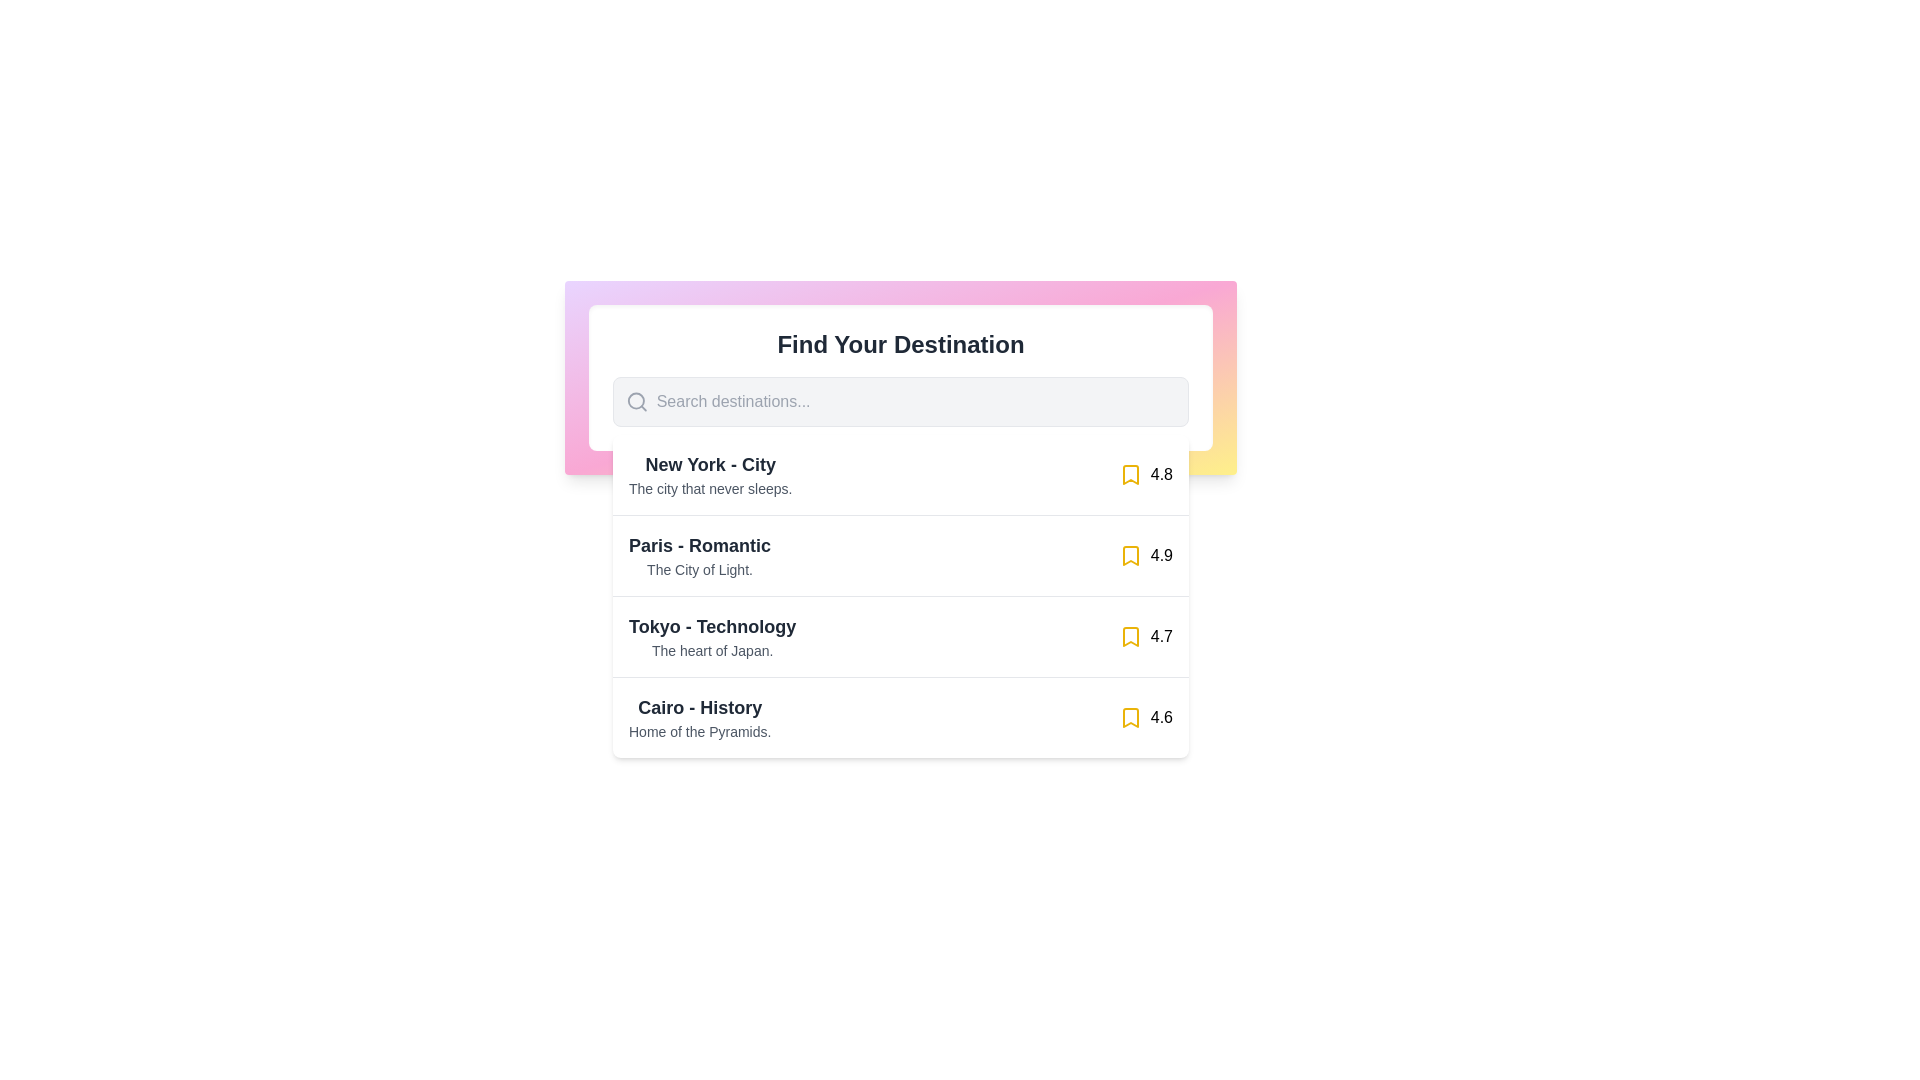  I want to click on the list item displaying 'Cairo - History', which includes the subtitle 'Home of the Pyramids.' and a rating of '4.6', located as the fourth item in the vertical list, so click(900, 716).